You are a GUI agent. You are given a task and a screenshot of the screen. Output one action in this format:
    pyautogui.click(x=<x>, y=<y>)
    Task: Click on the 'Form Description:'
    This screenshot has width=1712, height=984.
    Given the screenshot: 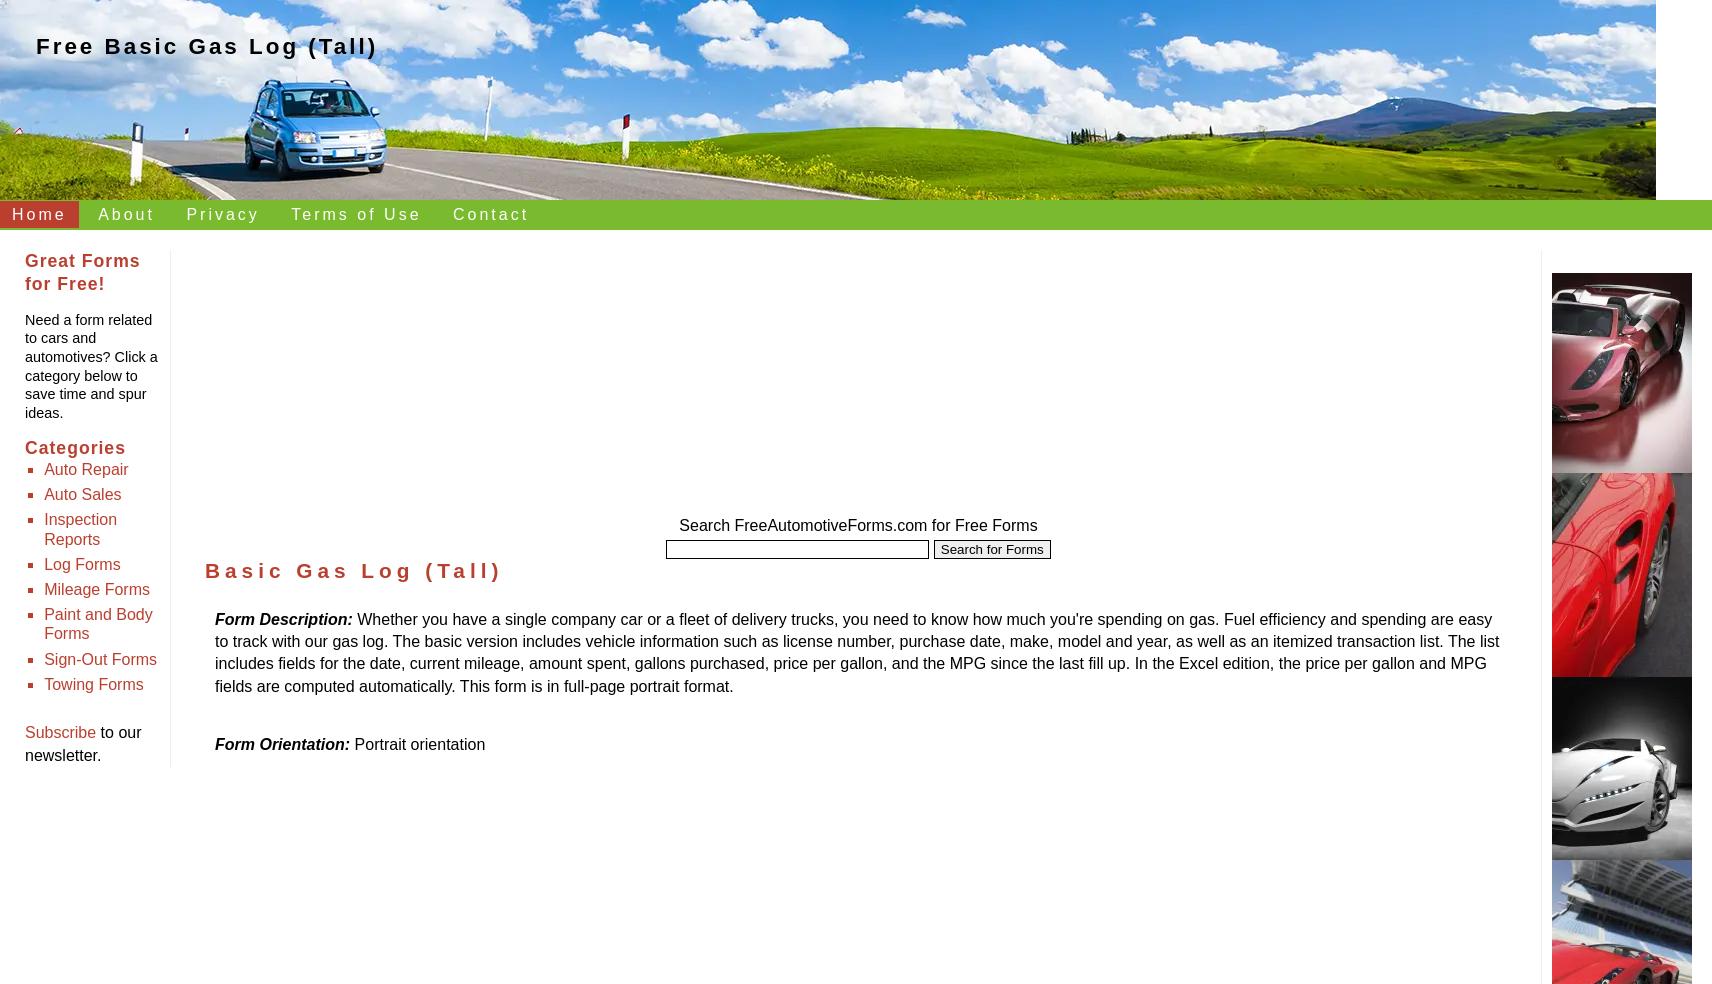 What is the action you would take?
    pyautogui.click(x=283, y=618)
    